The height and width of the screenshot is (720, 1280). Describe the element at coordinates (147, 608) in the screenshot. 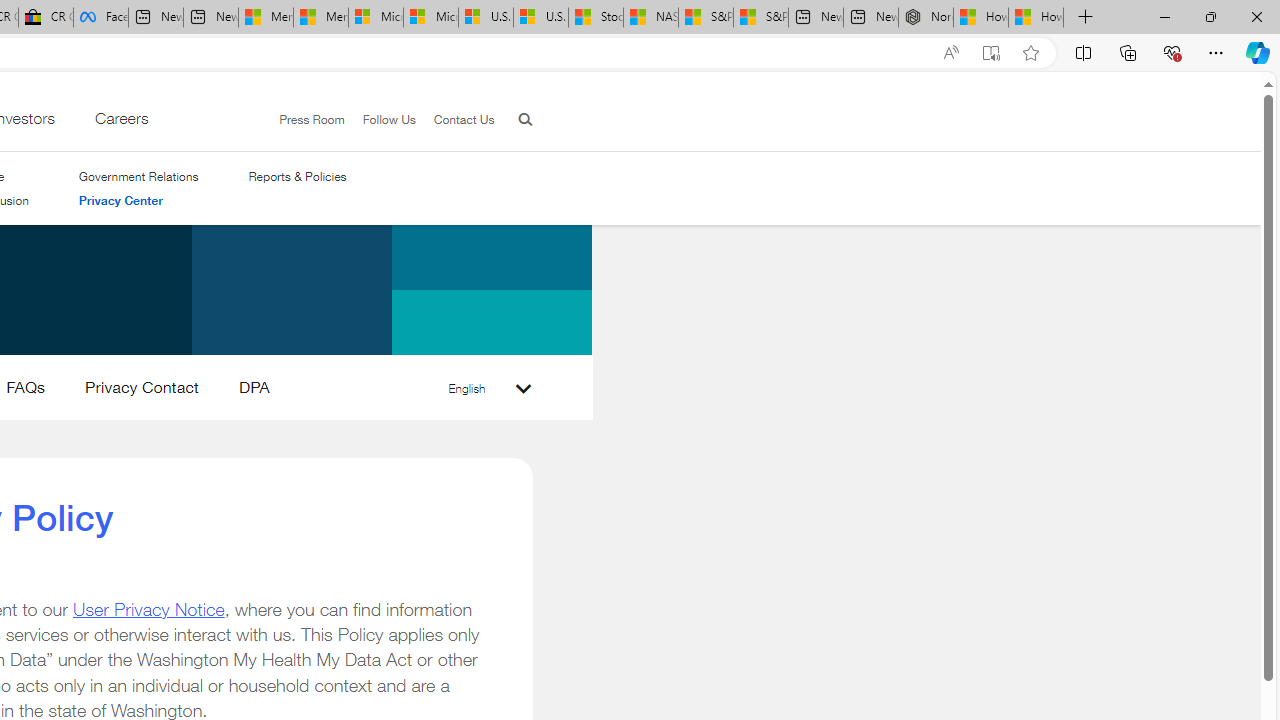

I see `'User Privacy Notice'` at that location.